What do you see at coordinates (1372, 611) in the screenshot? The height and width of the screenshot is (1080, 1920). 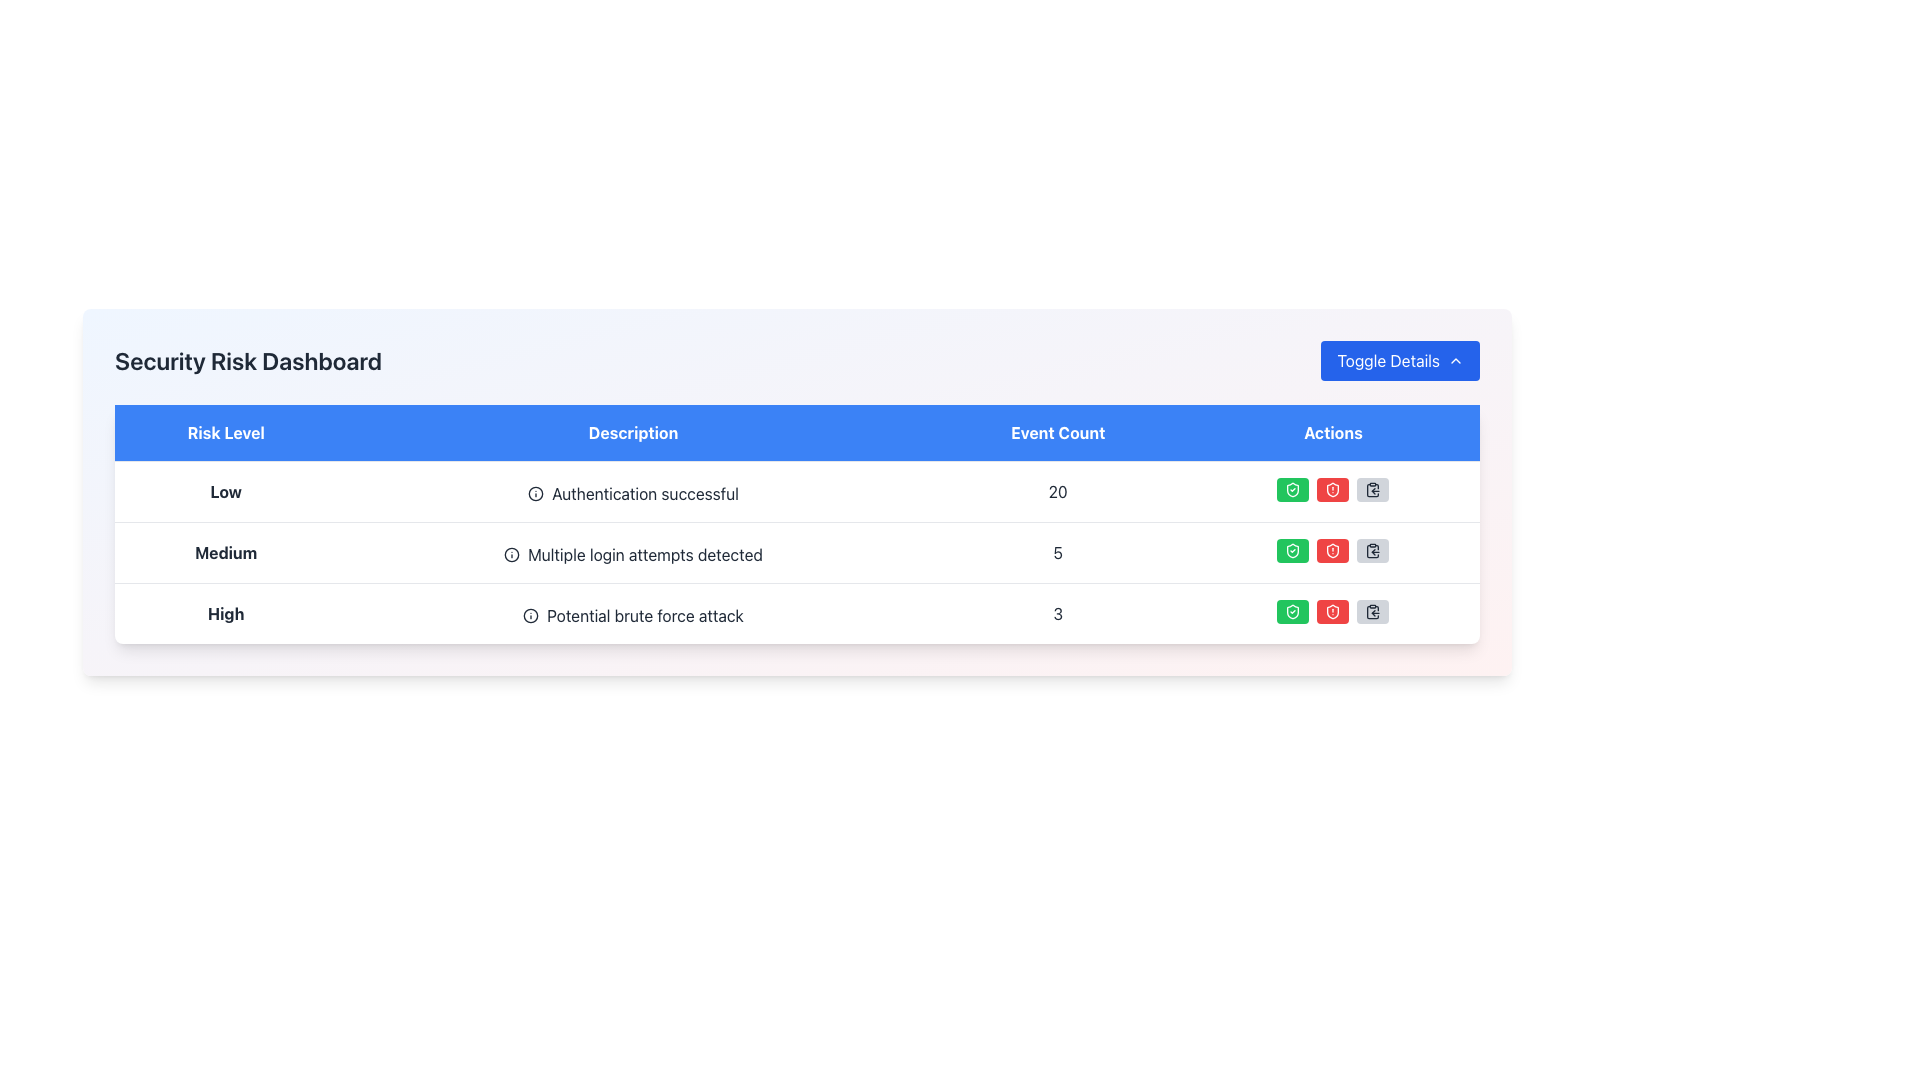 I see `the copy icon button located in the Actions column of the table for the row labeled High in the Risk Level column, which is the fourth button in the sequence` at bounding box center [1372, 611].